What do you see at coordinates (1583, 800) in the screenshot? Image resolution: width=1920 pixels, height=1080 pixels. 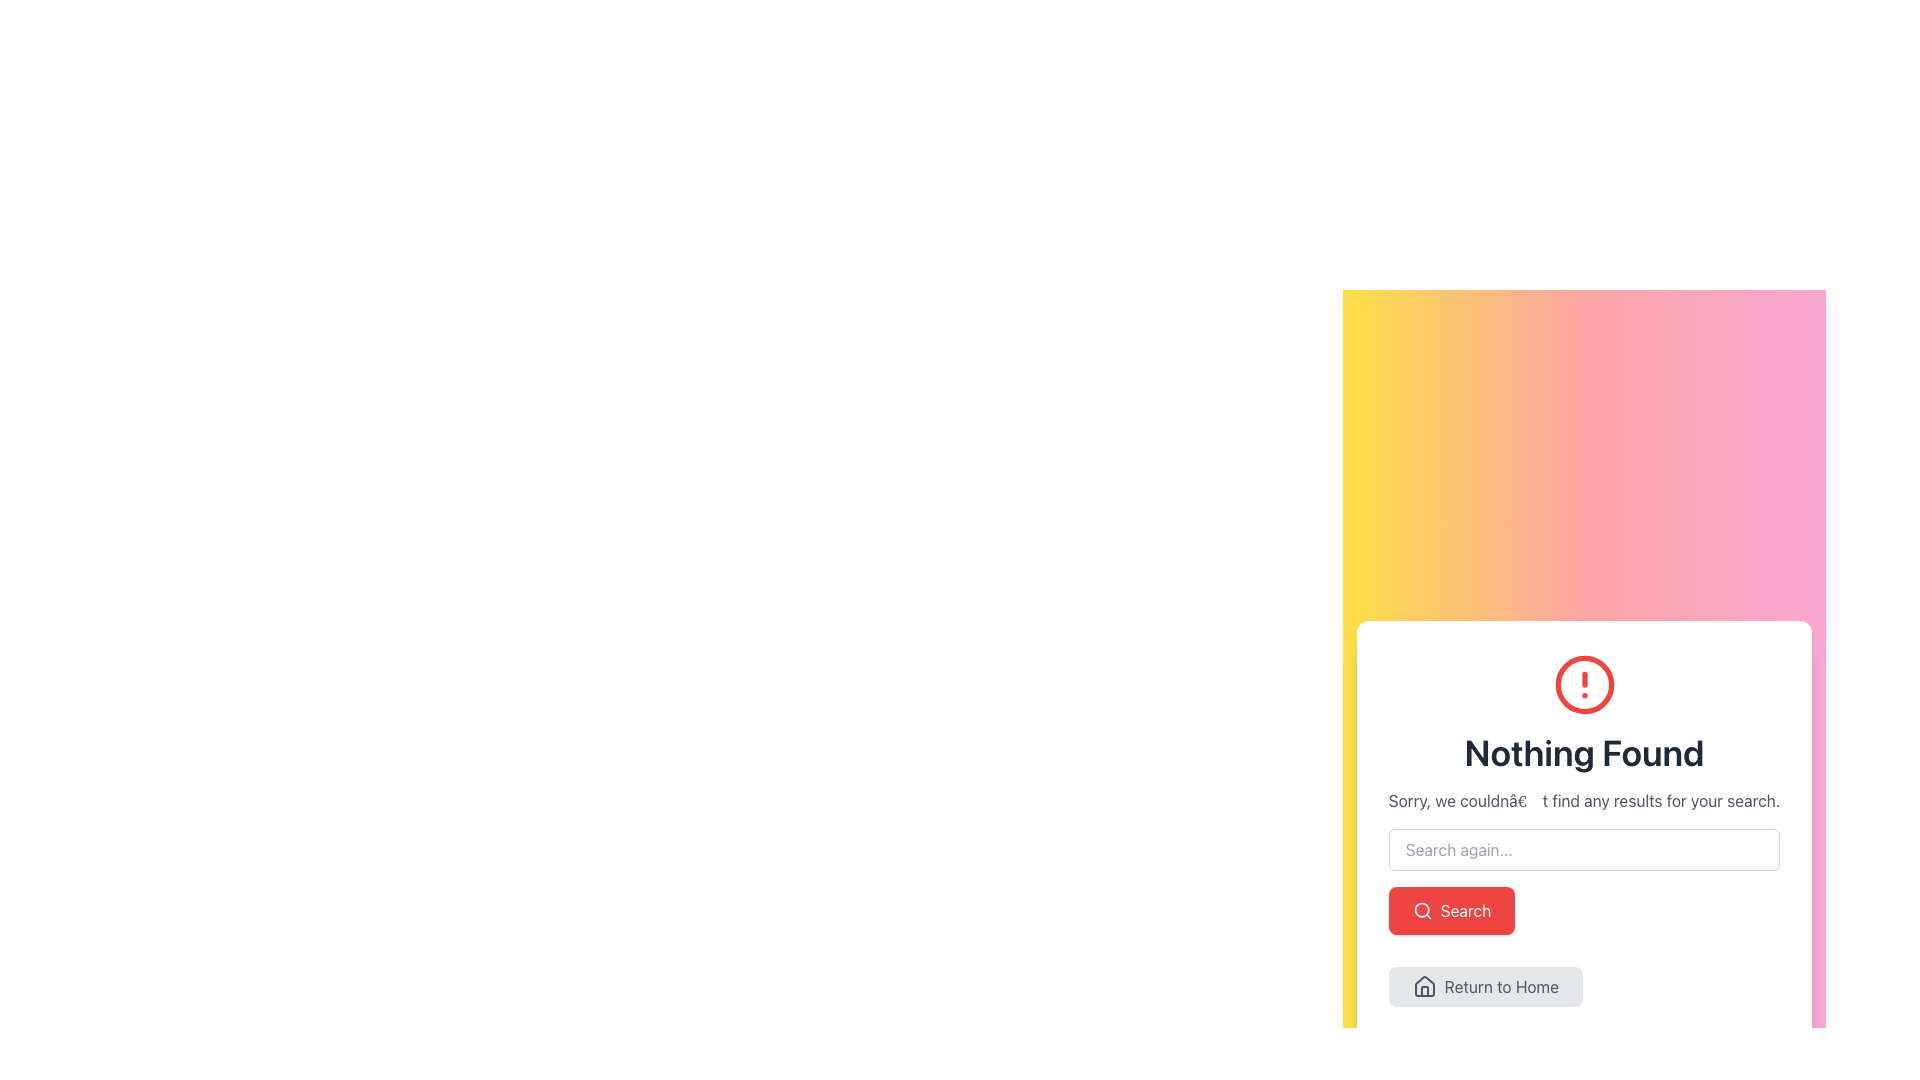 I see `message text that informs the user about the absence of search results, positioned below the title 'Nothing Found'` at bounding box center [1583, 800].